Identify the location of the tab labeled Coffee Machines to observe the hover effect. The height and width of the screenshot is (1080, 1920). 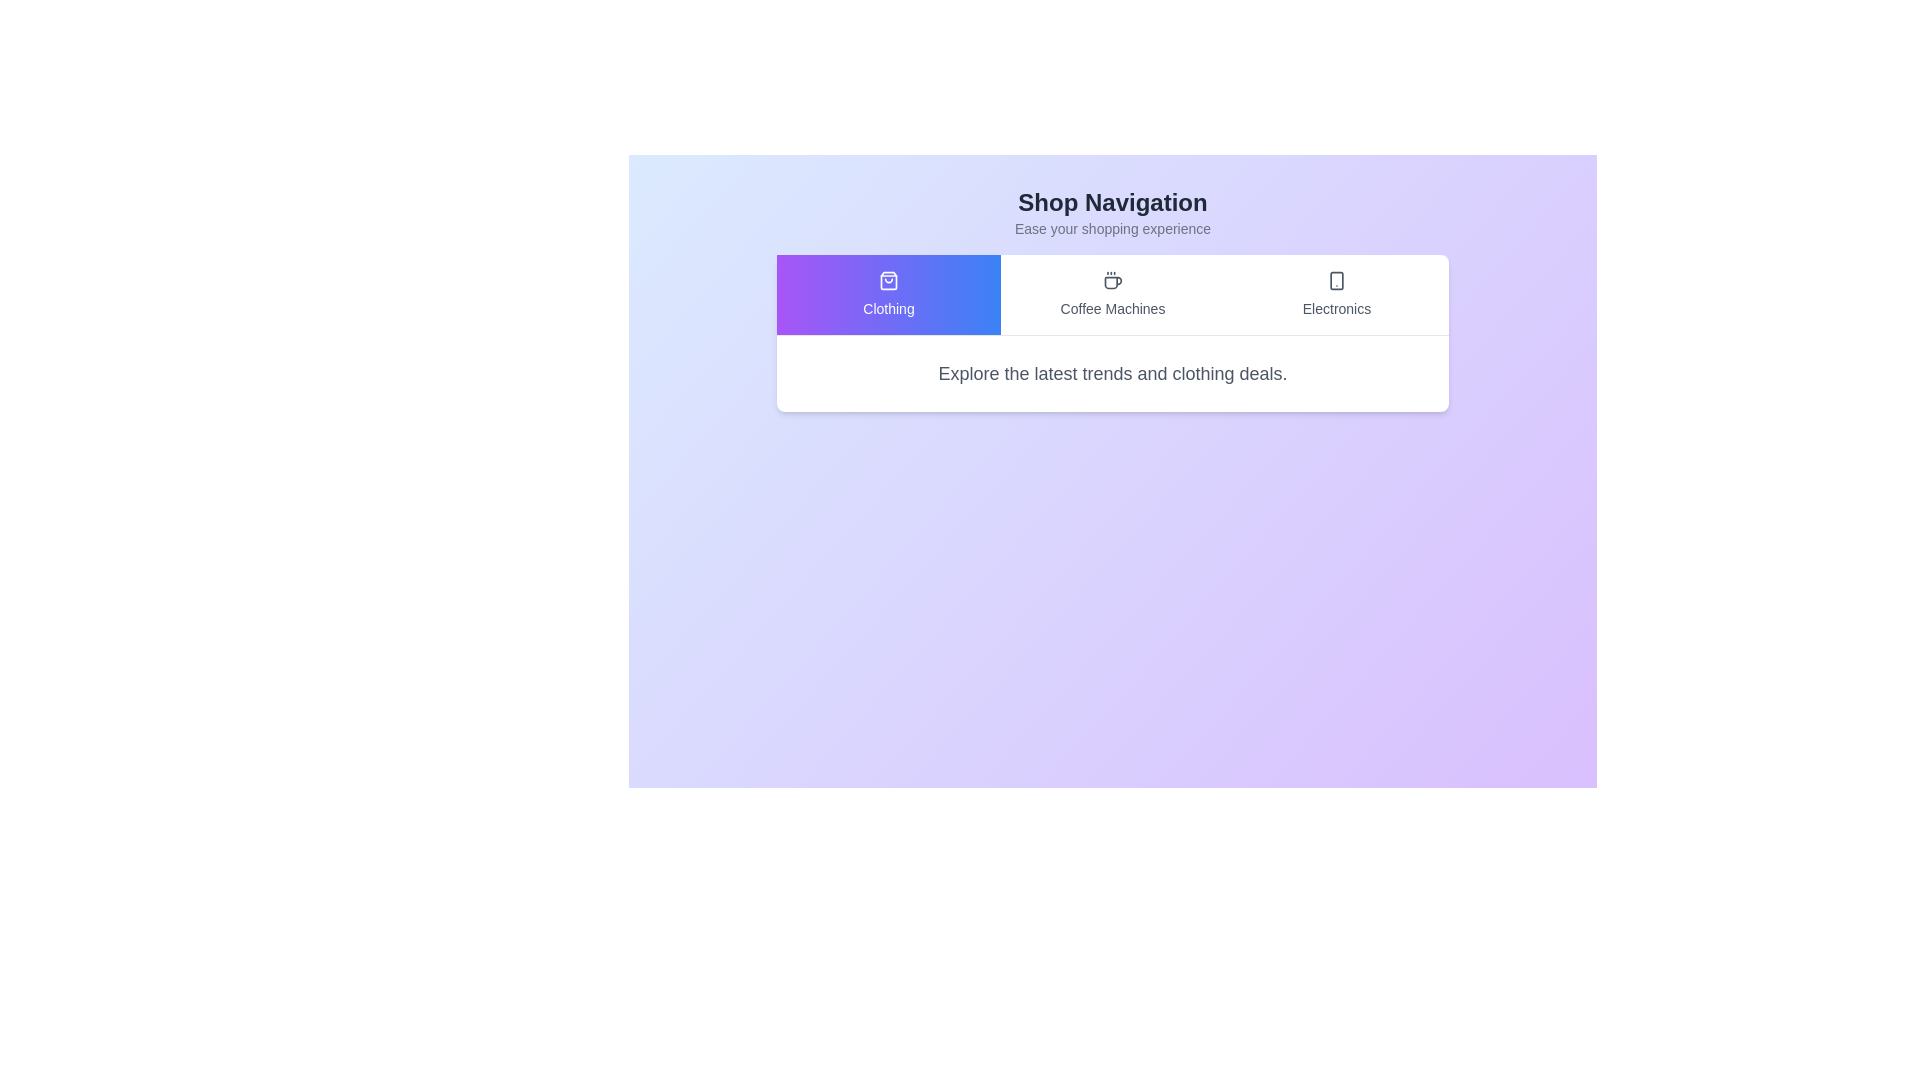
(1112, 294).